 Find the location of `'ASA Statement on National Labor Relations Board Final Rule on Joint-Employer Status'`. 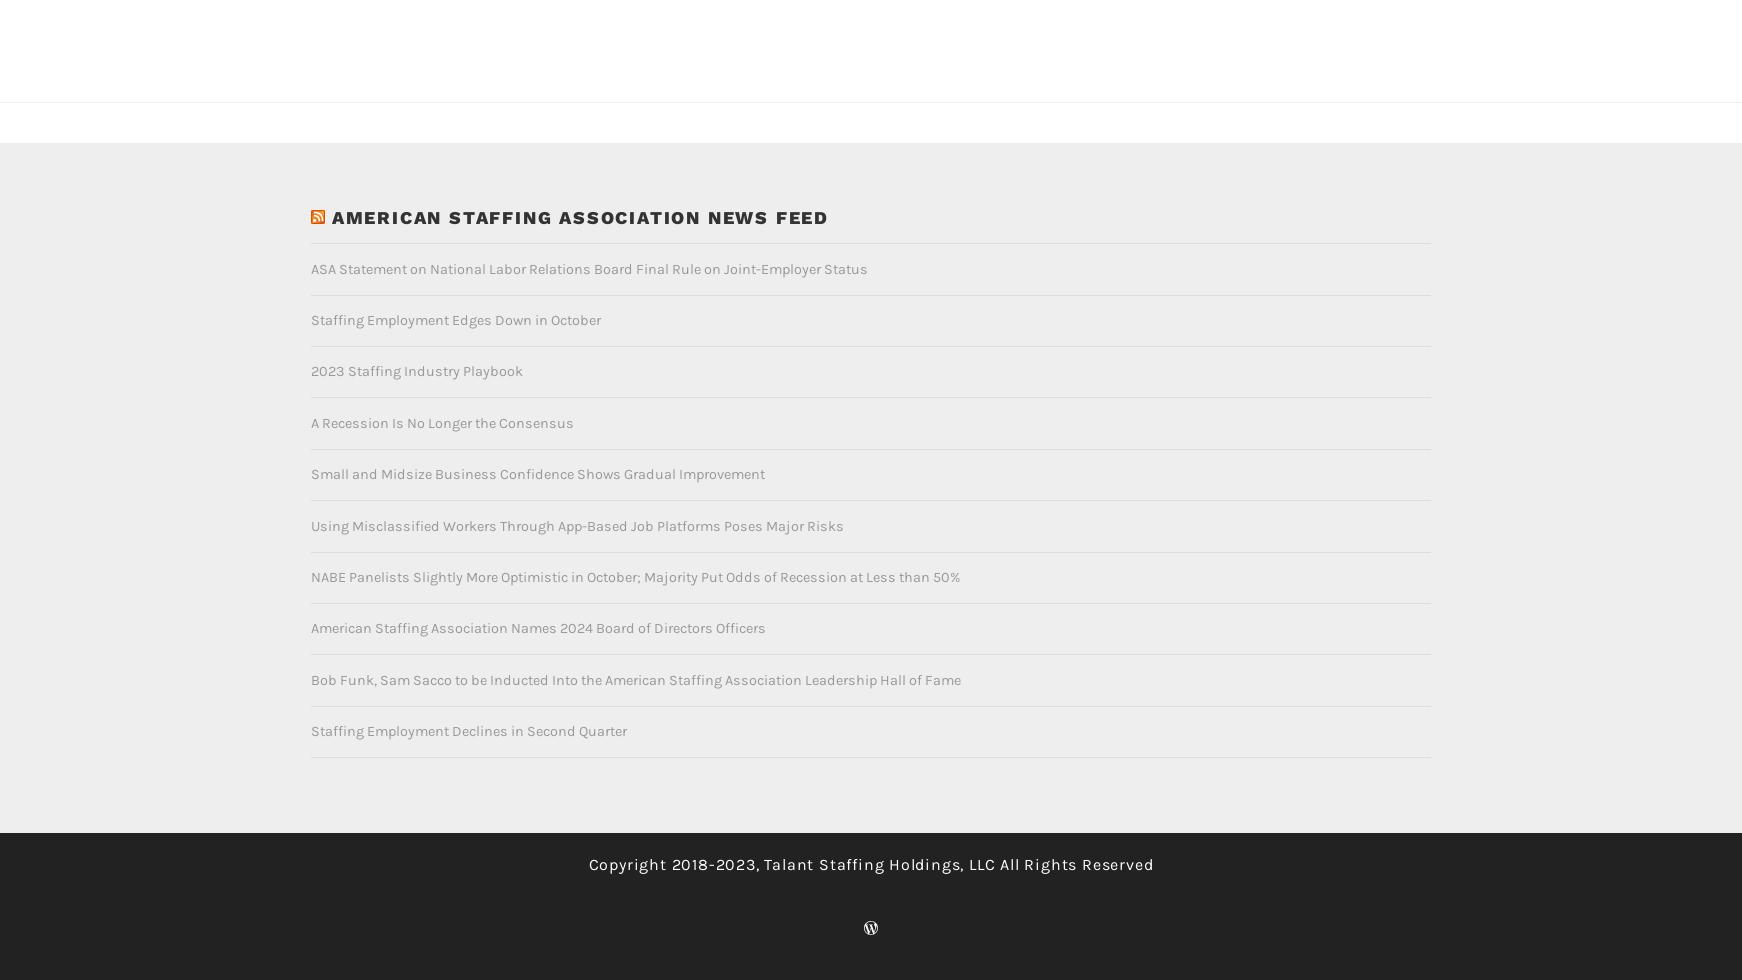

'ASA Statement on National Labor Relations Board Final Rule on Joint-Employer Status' is located at coordinates (588, 236).